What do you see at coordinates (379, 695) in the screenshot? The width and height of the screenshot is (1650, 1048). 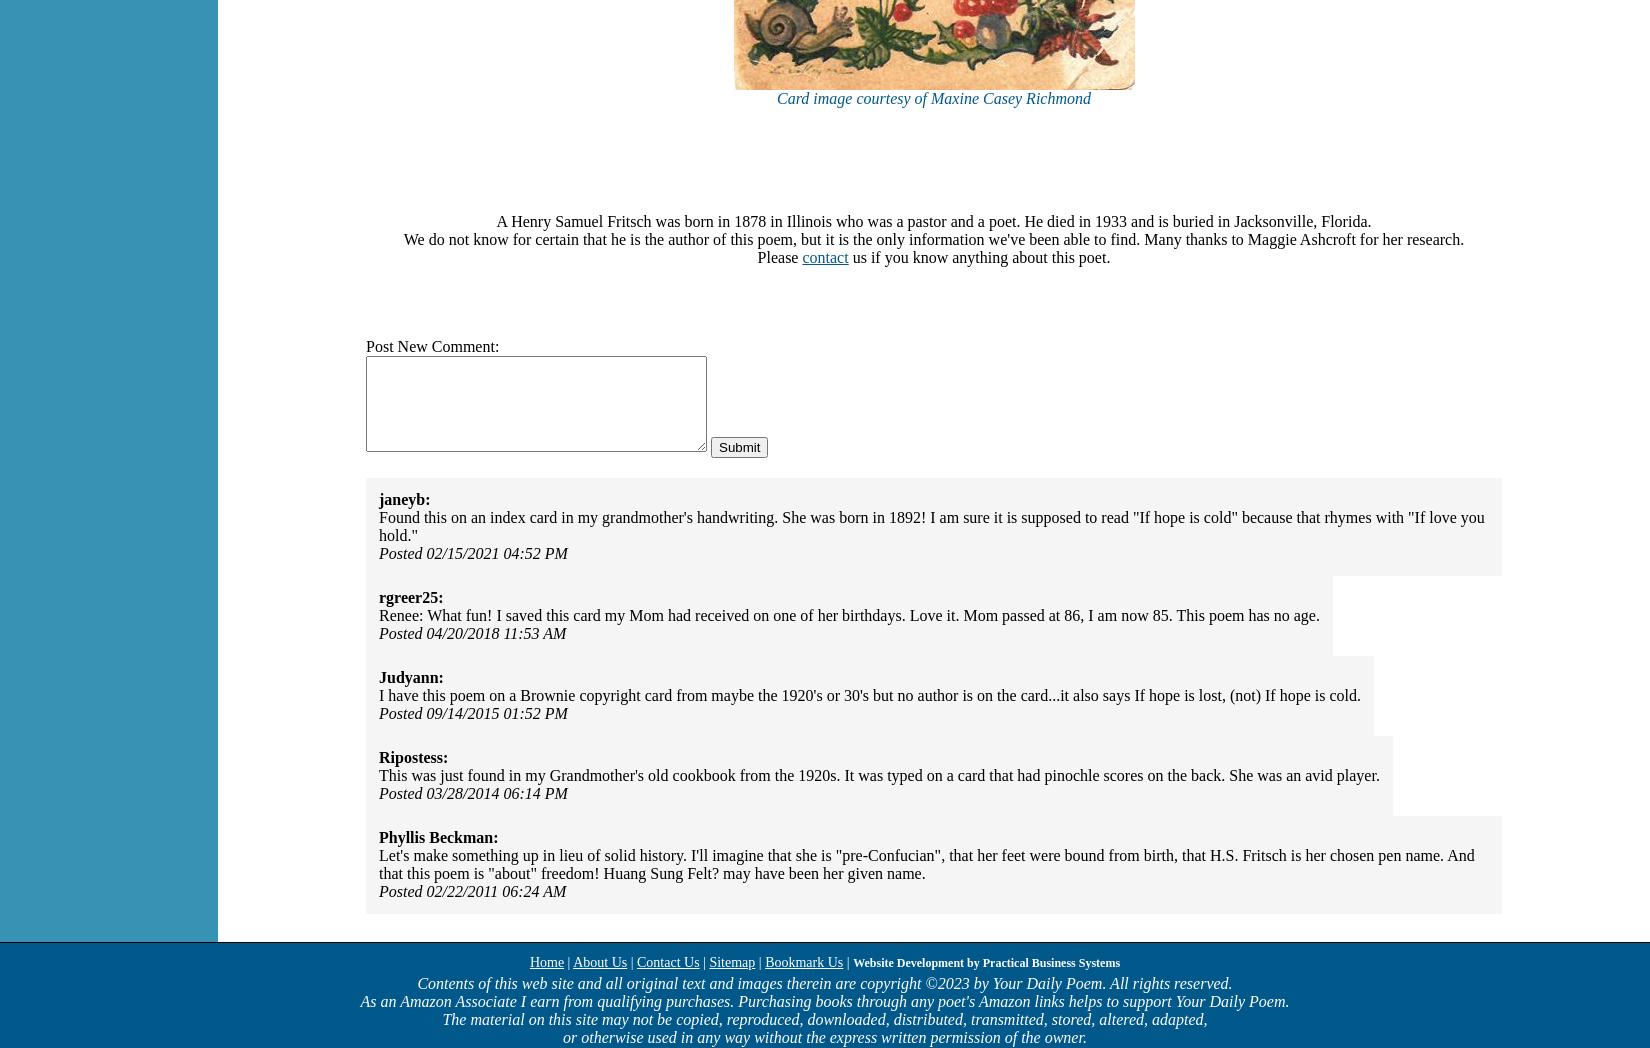 I see `'I have this poem on a Brownie copyright card from maybe the 1920's or 30's but no author is on the card...it also says If hope is lost, (not) If hope is cold.'` at bounding box center [379, 695].